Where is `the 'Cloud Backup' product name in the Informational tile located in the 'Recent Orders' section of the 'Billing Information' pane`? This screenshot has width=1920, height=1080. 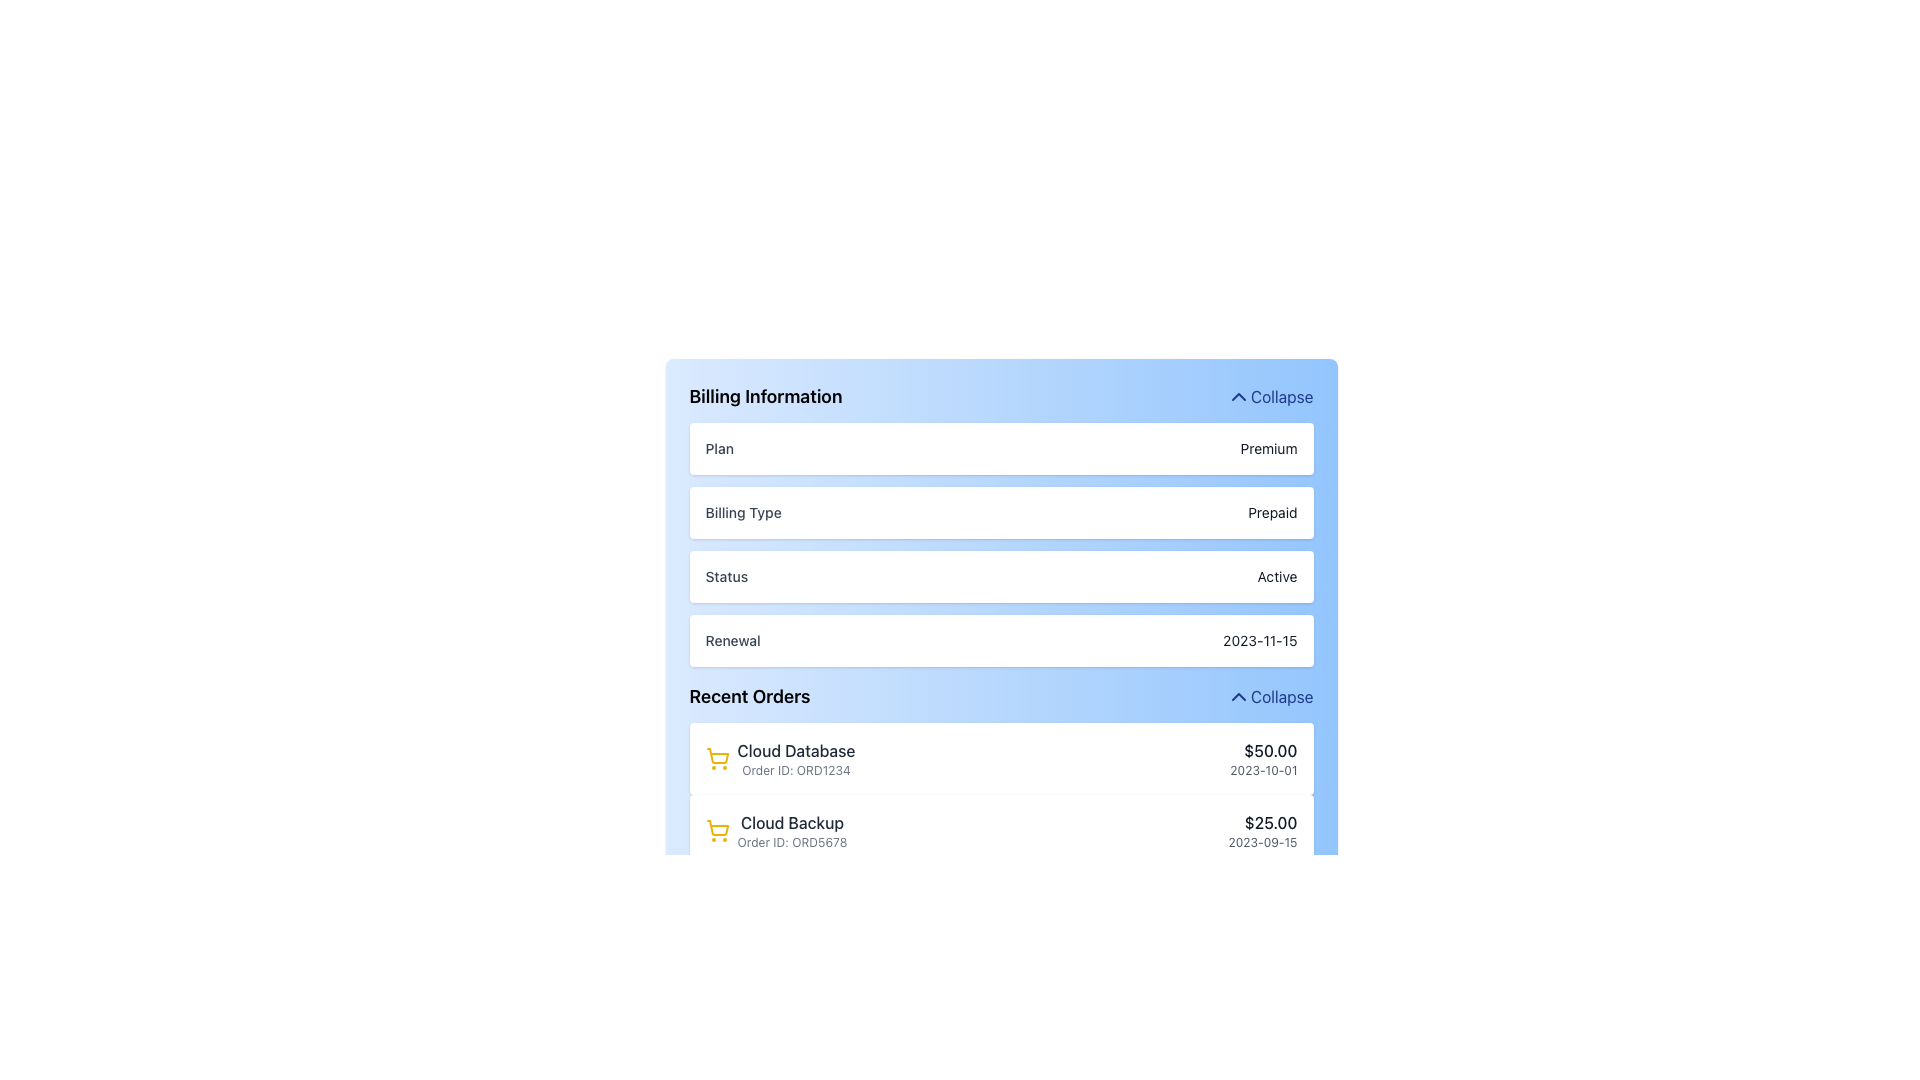 the 'Cloud Backup' product name in the Informational tile located in the 'Recent Orders' section of the 'Billing Information' pane is located at coordinates (775, 830).